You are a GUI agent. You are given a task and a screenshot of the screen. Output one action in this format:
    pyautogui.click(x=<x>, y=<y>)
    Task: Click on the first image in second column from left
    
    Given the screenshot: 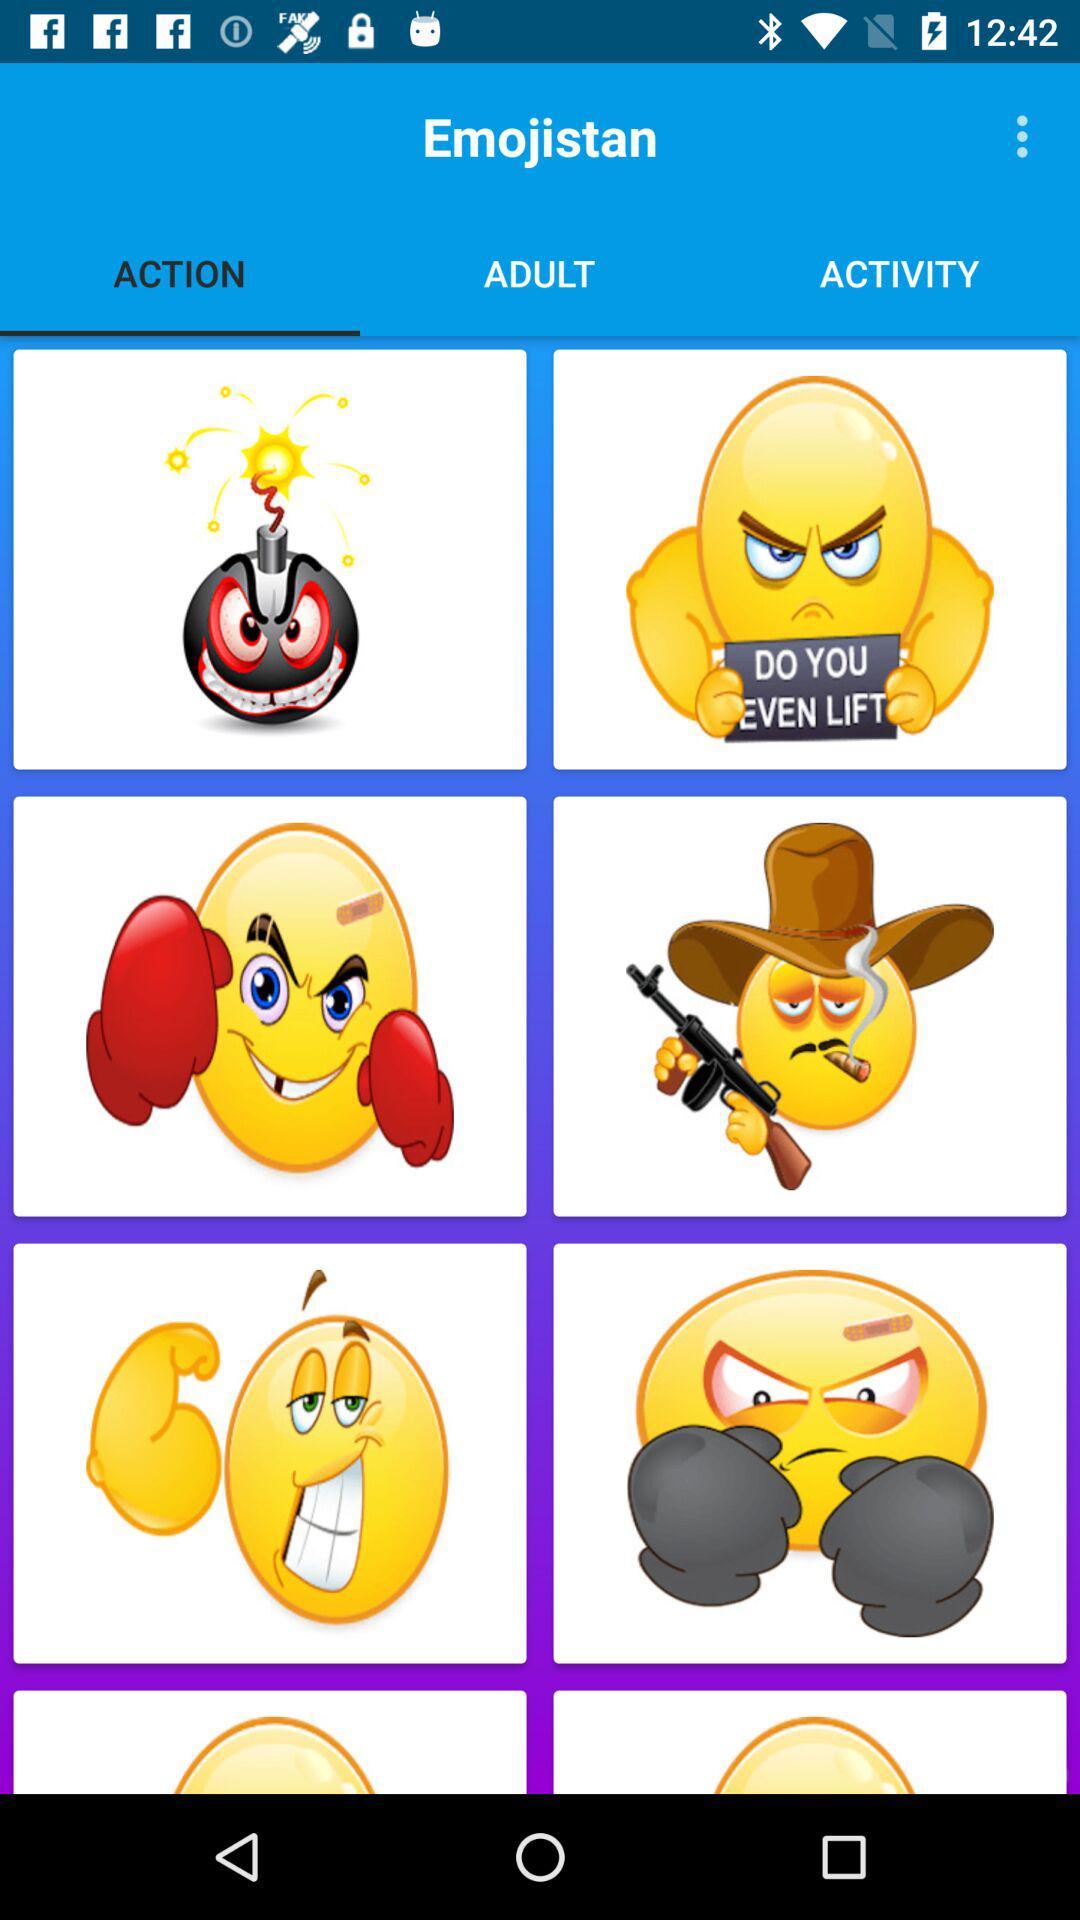 What is the action you would take?
    pyautogui.click(x=810, y=560)
    